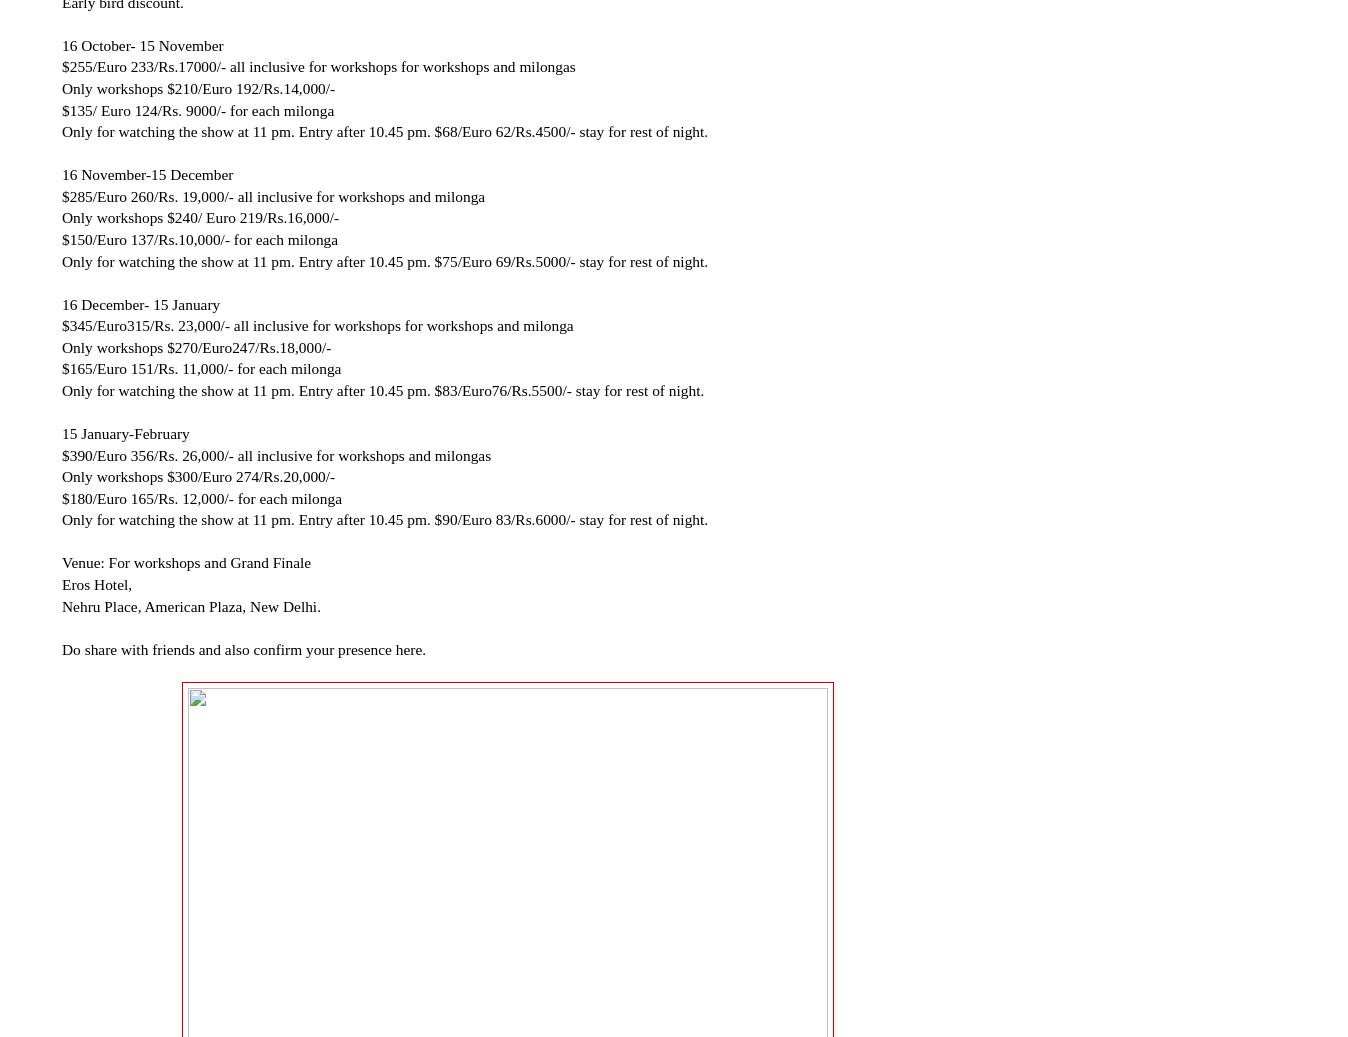  I want to click on 'Only for watching the show at 11 pm. Entry after 10.45 pm. $90/Euro 83/Rs.6000/- stay for rest of night.', so click(61, 518).